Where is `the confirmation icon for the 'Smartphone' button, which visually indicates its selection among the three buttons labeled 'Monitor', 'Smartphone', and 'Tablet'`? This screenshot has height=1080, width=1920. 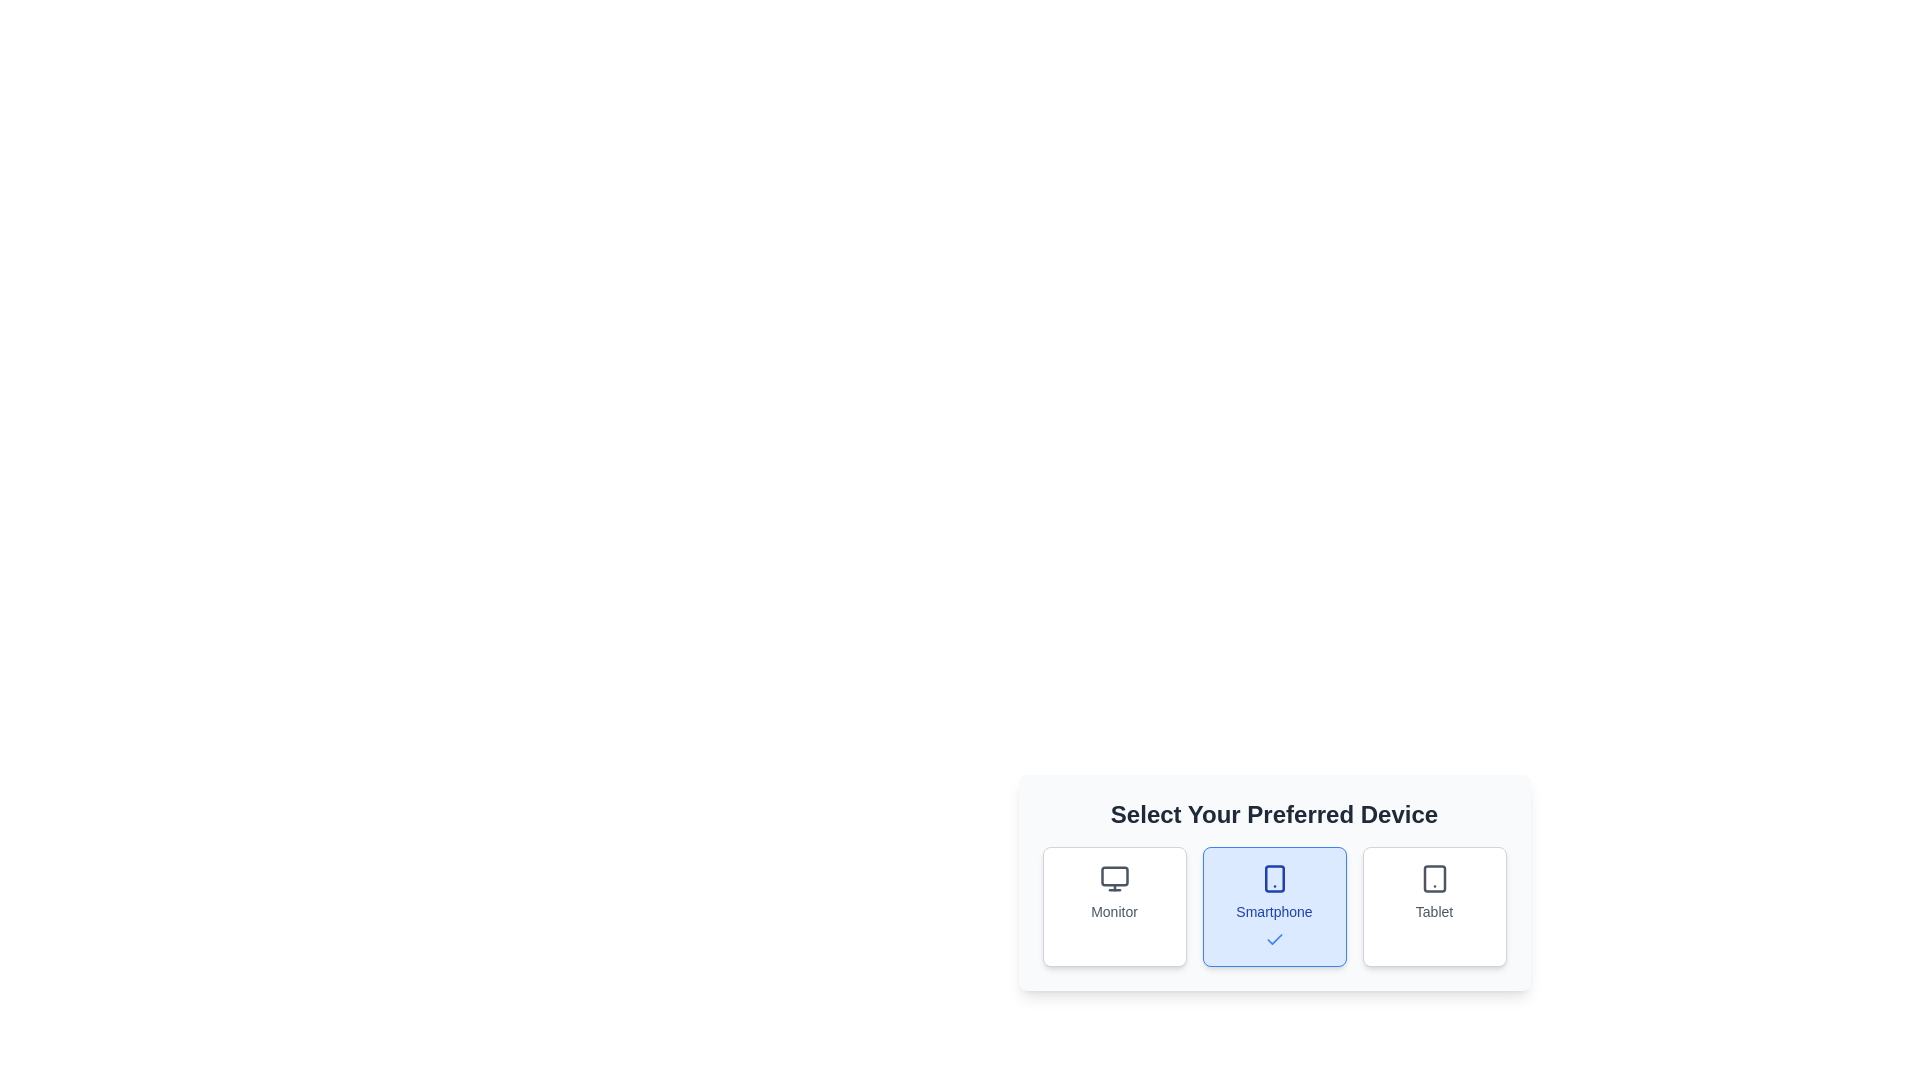
the confirmation icon for the 'Smartphone' button, which visually indicates its selection among the three buttons labeled 'Monitor', 'Smartphone', and 'Tablet' is located at coordinates (1273, 939).